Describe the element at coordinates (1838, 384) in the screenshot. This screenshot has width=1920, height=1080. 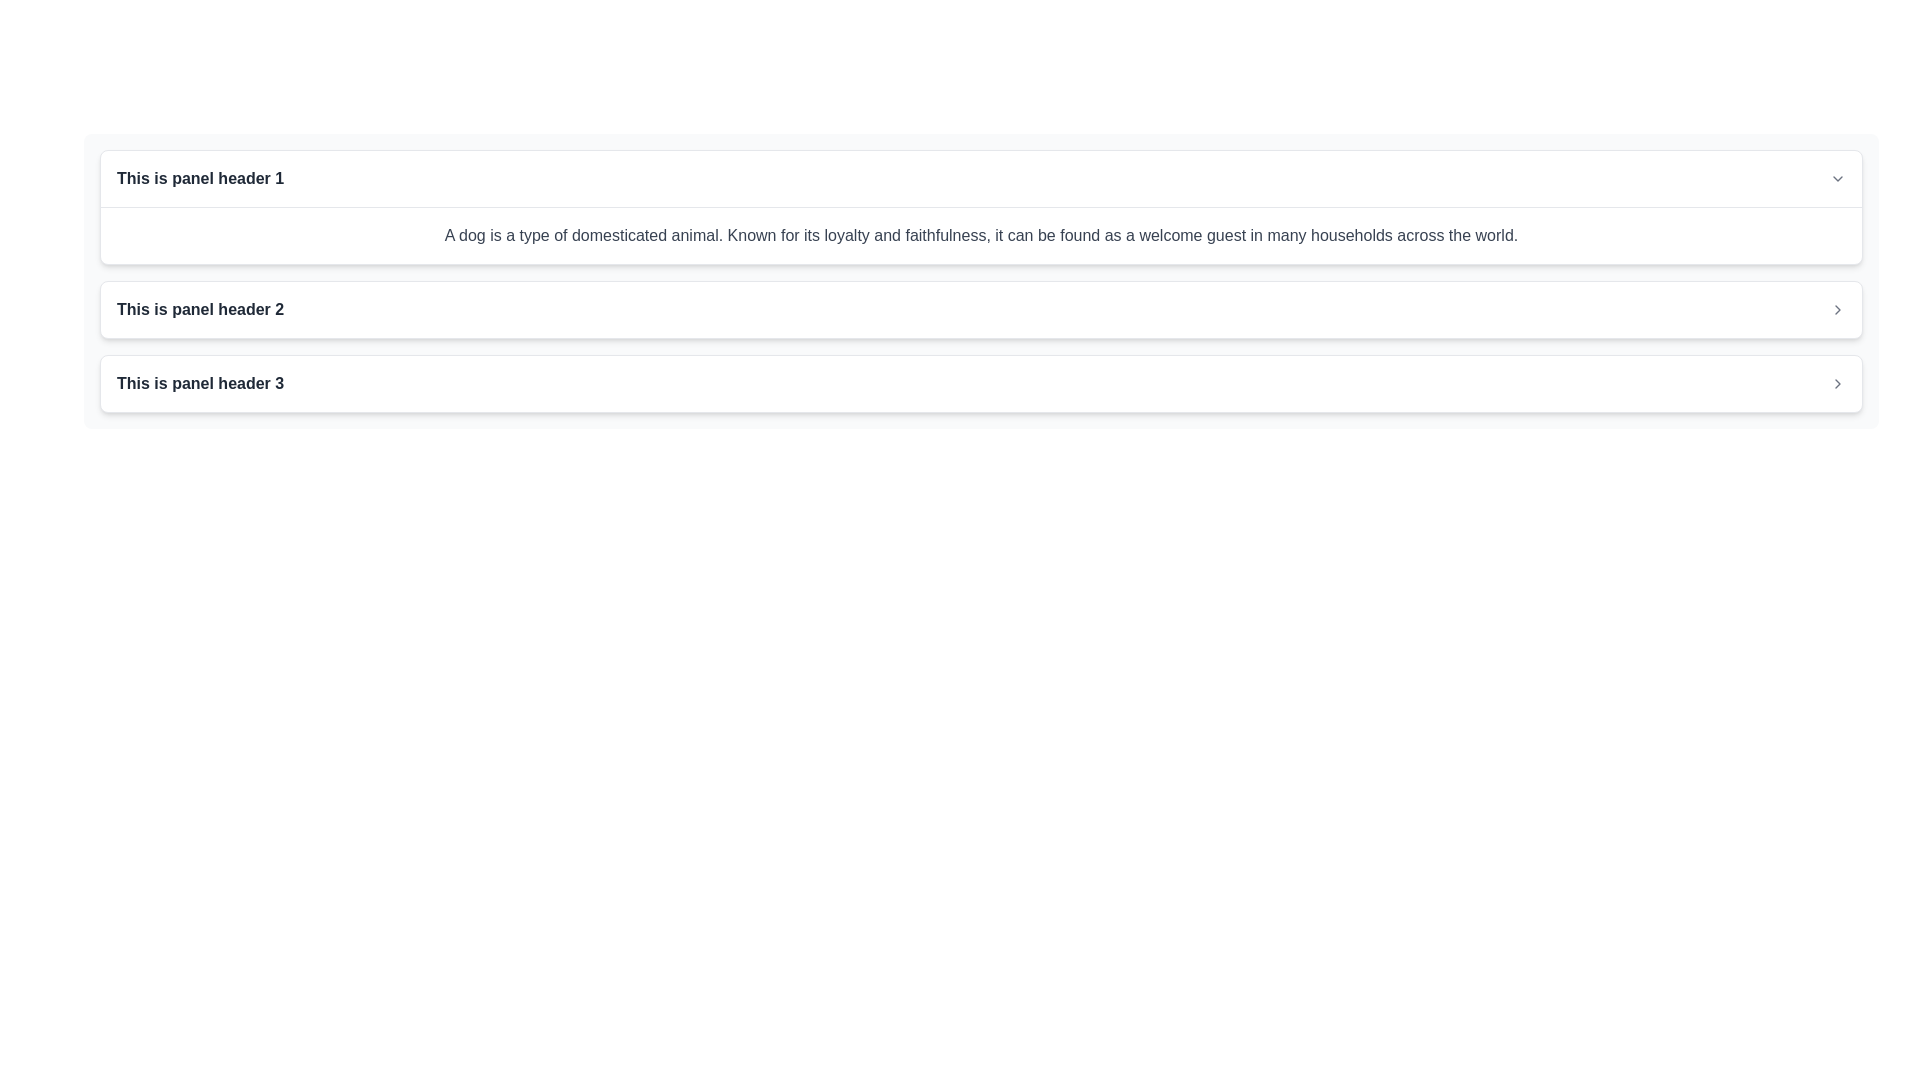
I see `the small chevron-shaped icon pointing to the right, located at the far-right end of the third panel titled 'This is panel header 3'` at that location.